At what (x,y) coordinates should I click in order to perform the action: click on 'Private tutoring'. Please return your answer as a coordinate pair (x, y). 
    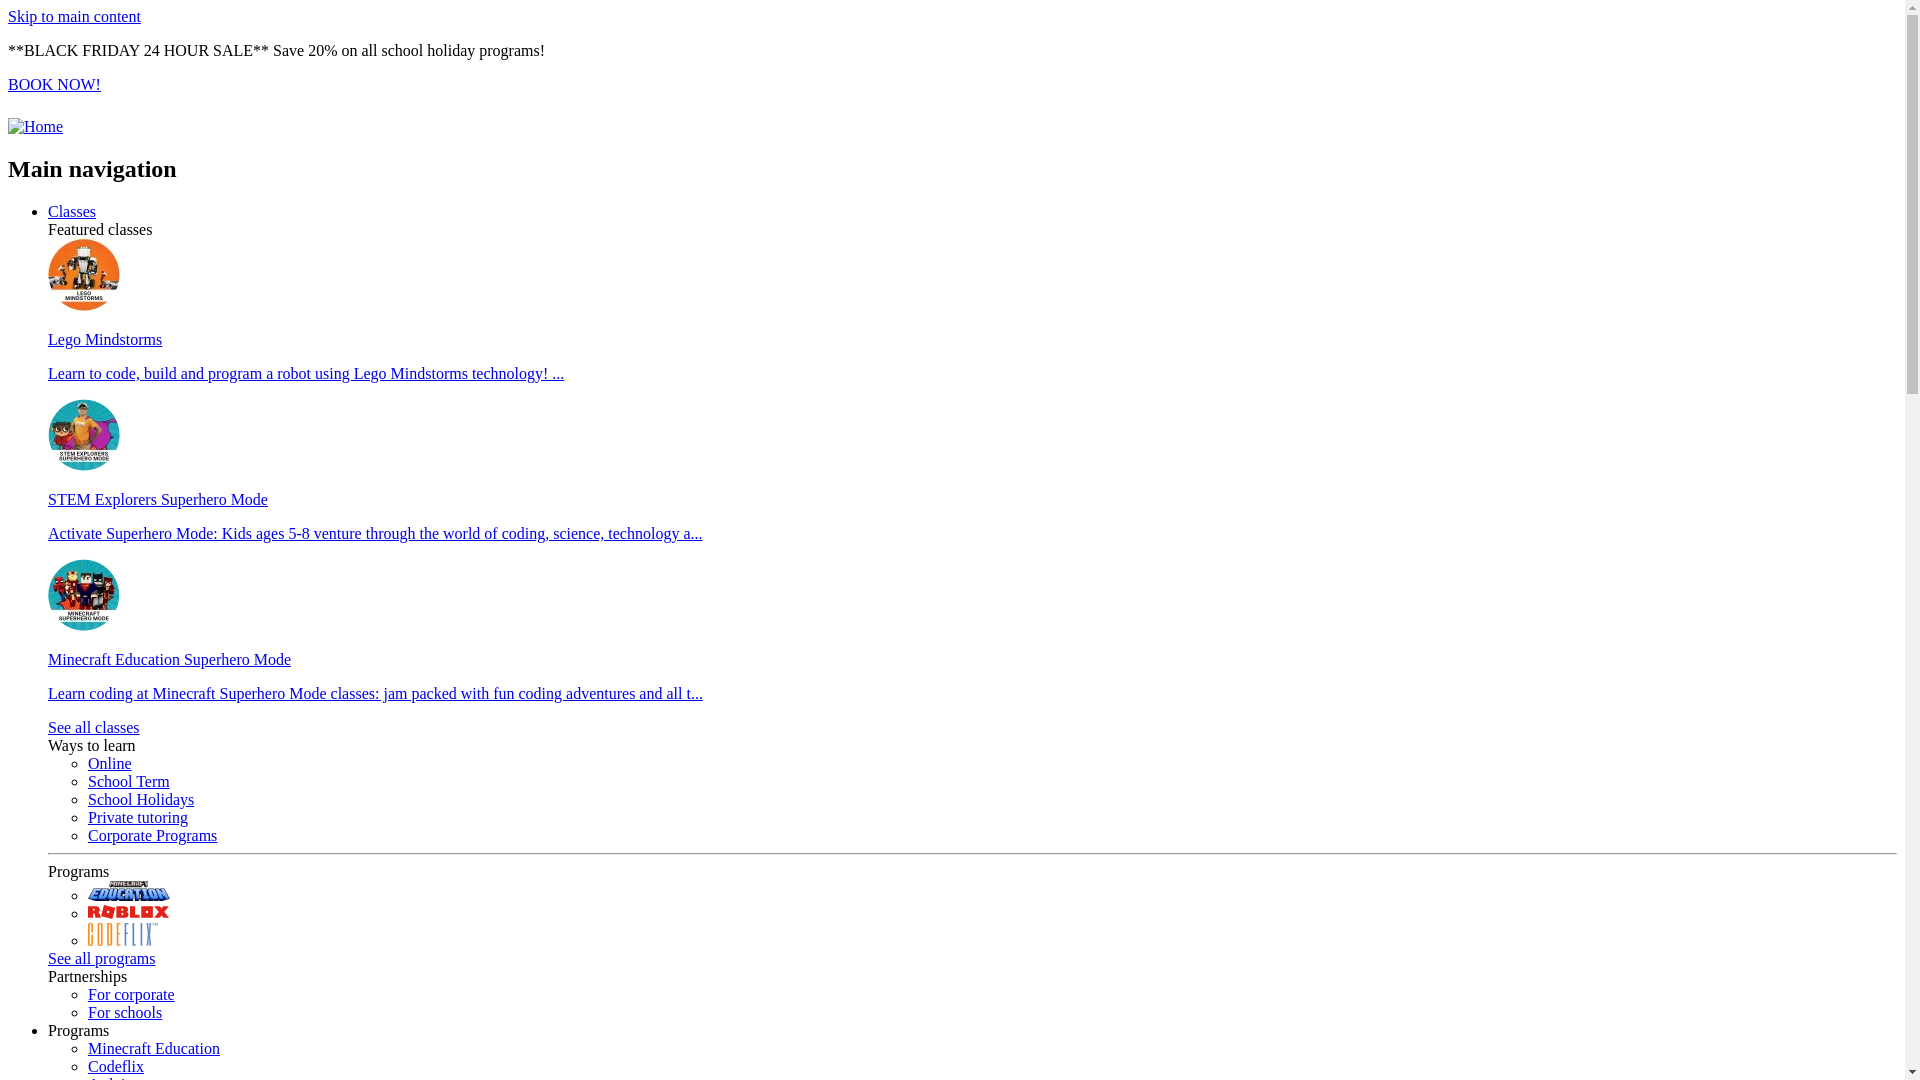
    Looking at the image, I should click on (137, 817).